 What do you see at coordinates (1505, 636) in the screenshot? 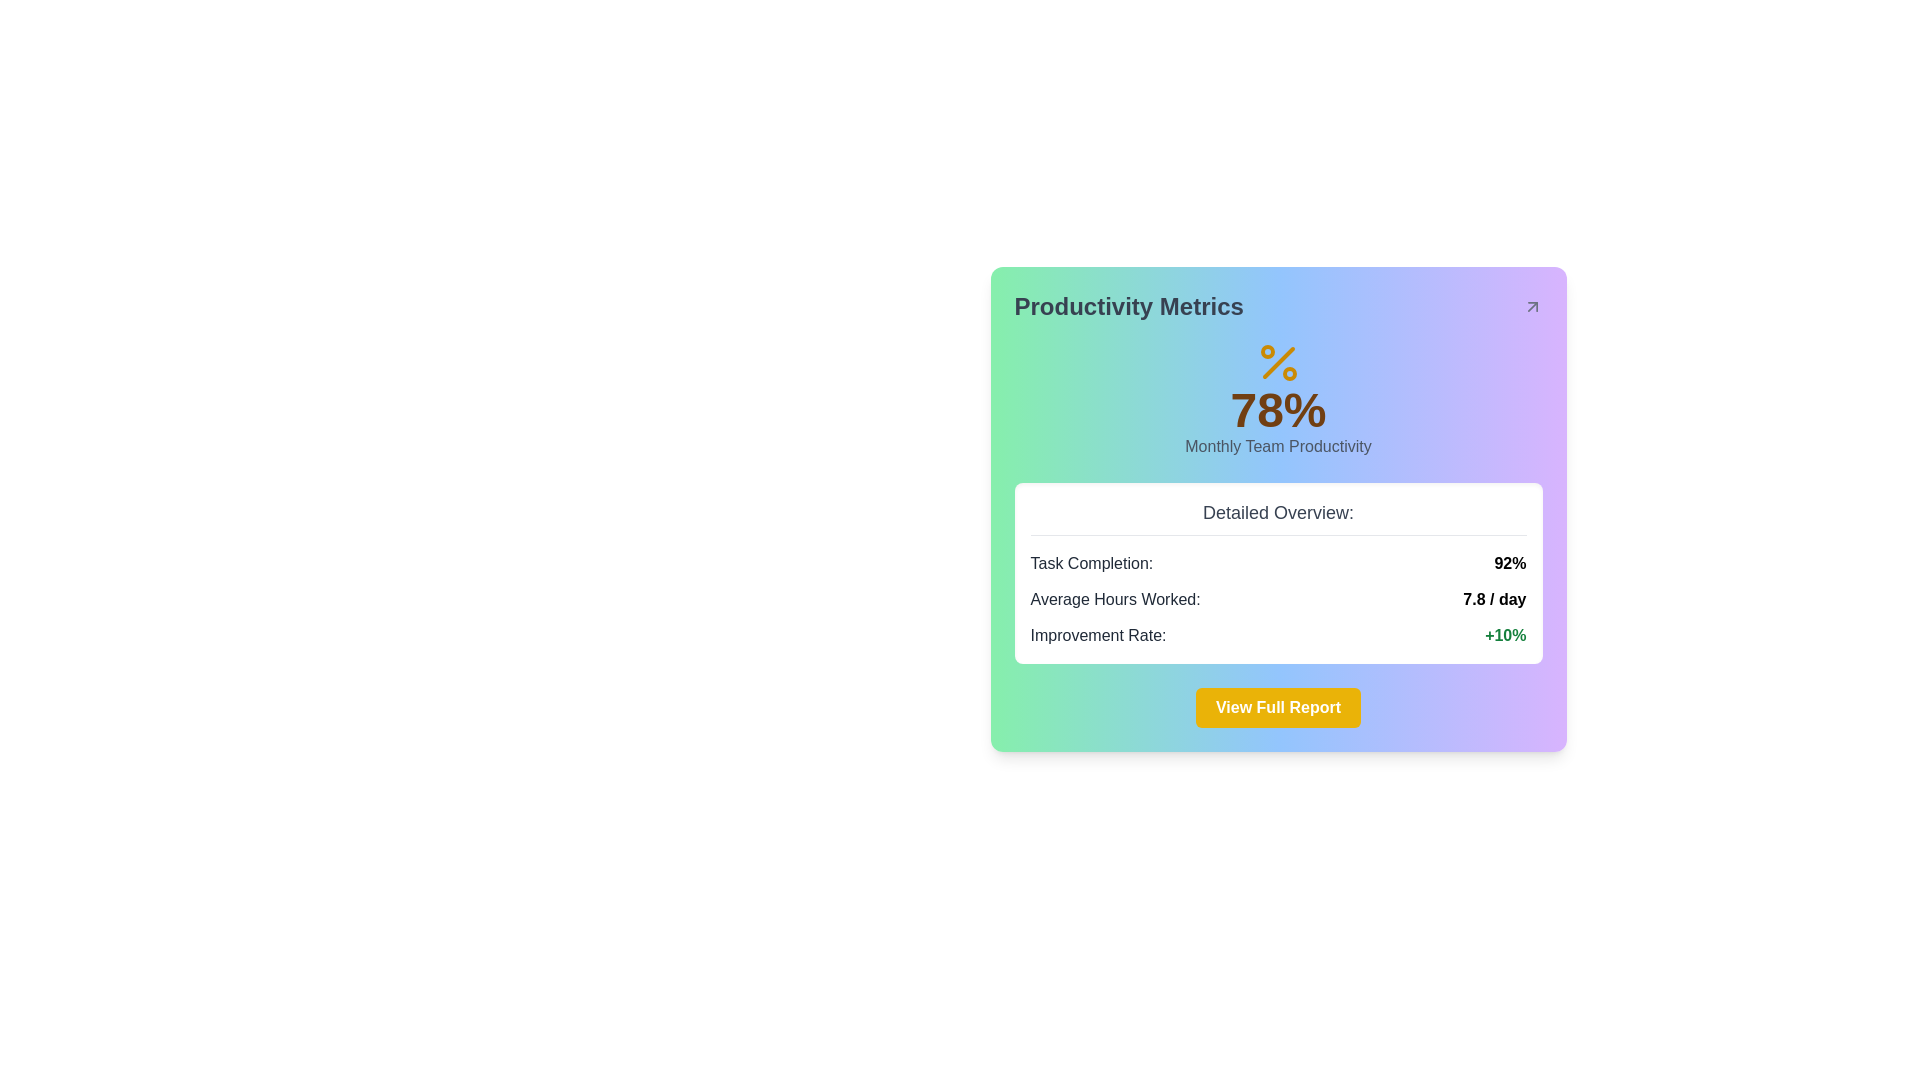
I see `the Static Text displaying the improvement rate in the lower right corner of the 'Detailed Overview' card, which shows a percentage increase of 10%` at bounding box center [1505, 636].